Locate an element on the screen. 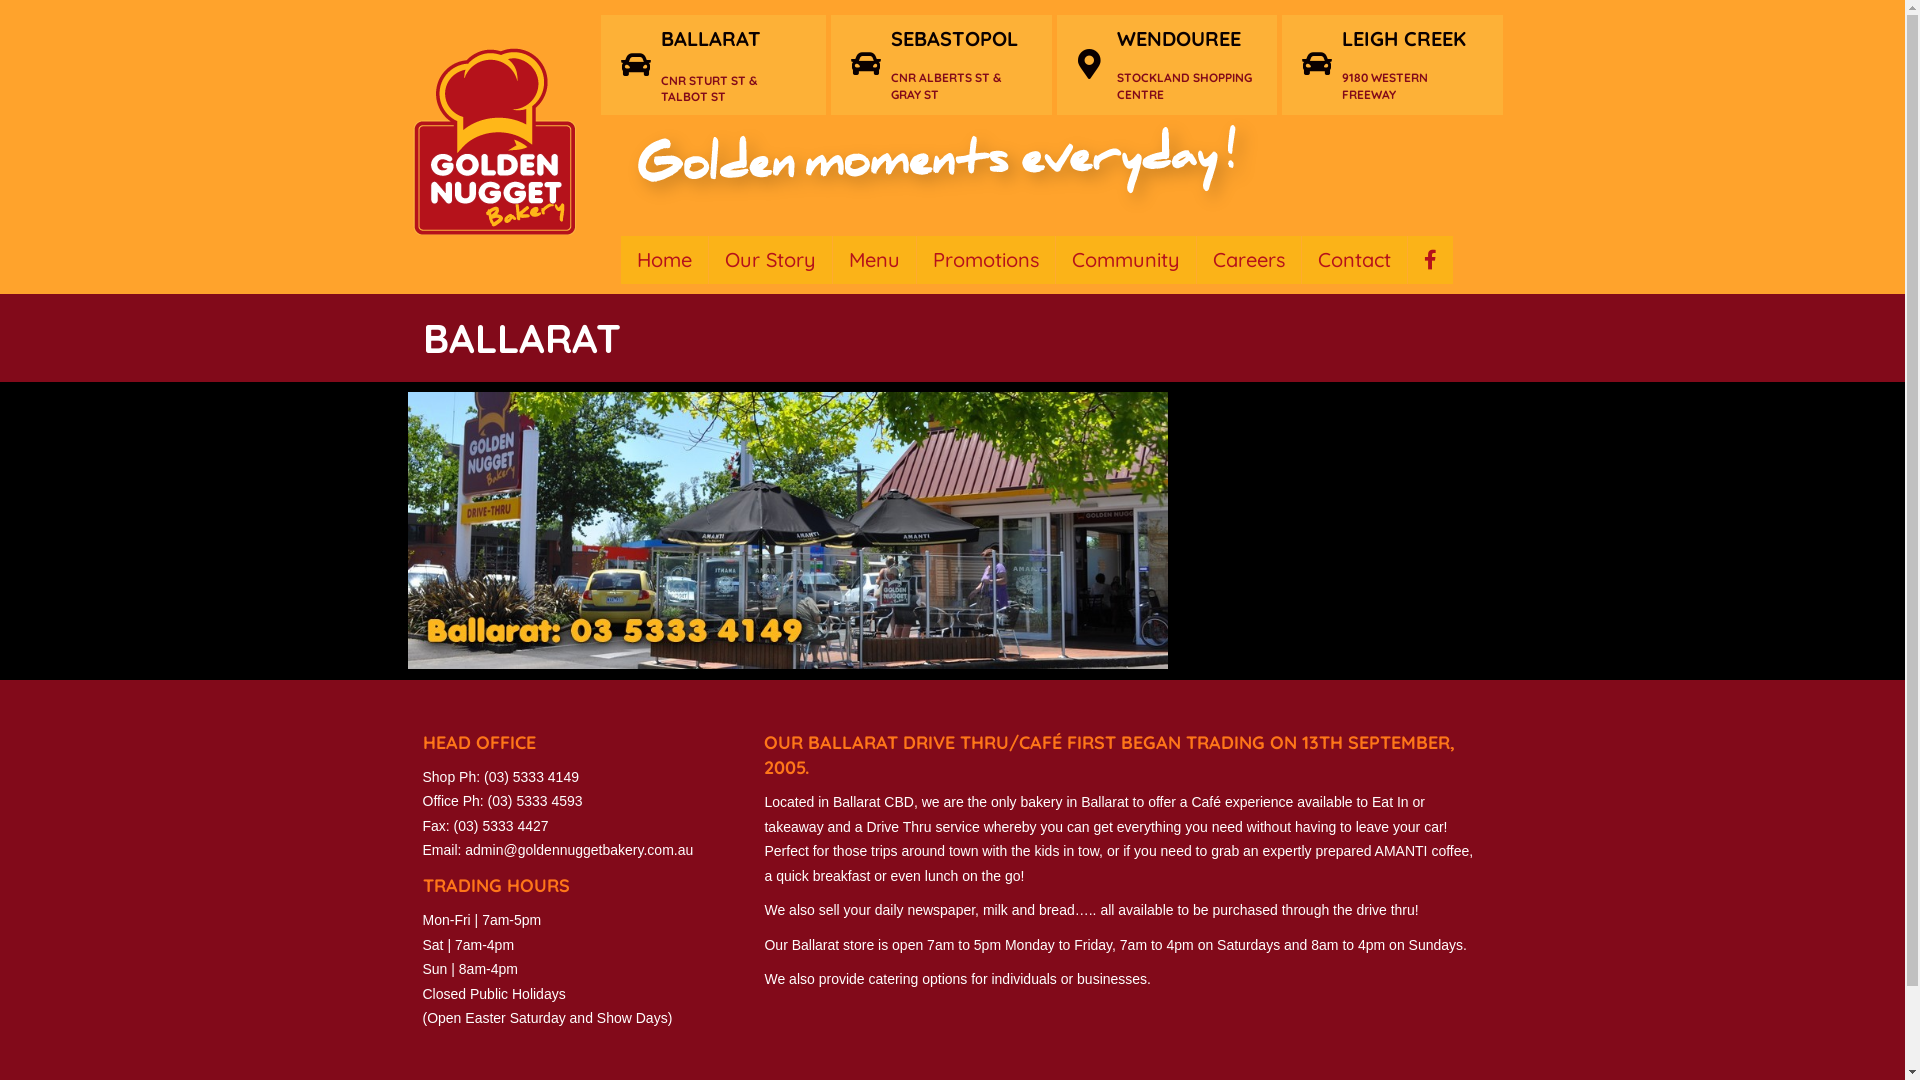 The image size is (1920, 1080). 'Goldennugget Logo' is located at coordinates (493, 140).